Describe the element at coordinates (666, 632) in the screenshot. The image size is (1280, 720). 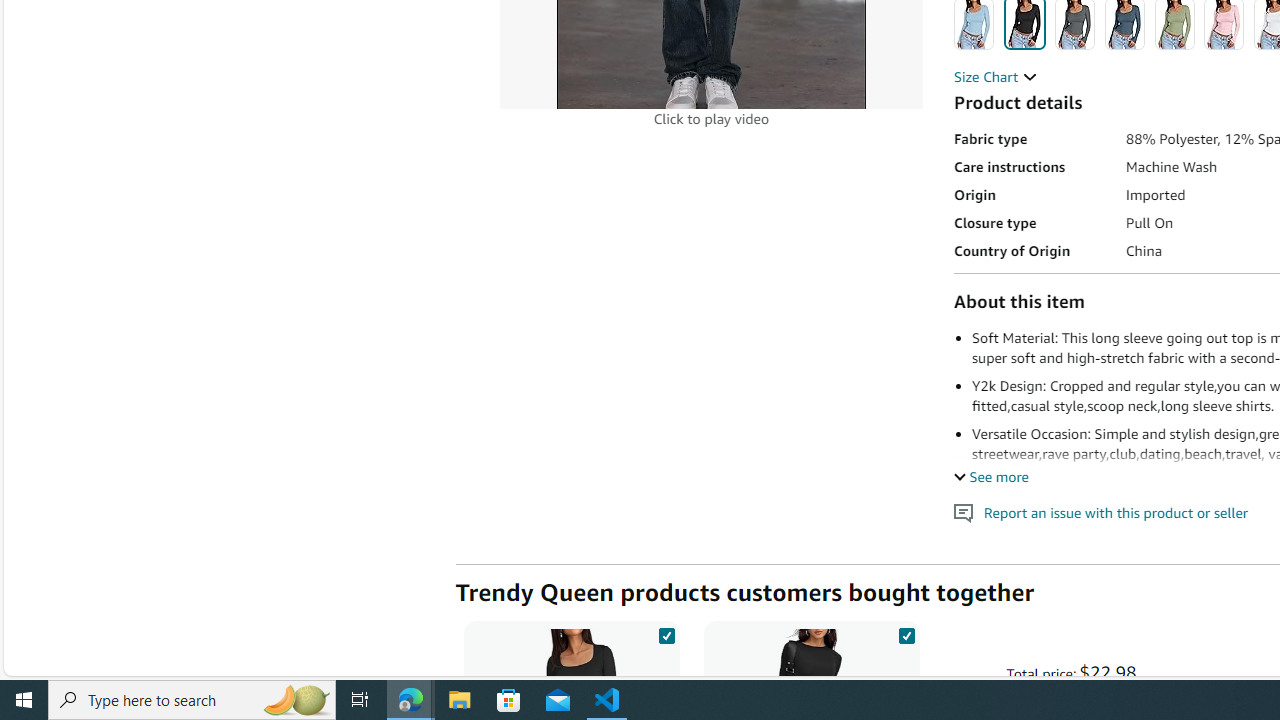
I see `'AutomationID: thematicBundleCheck-1'` at that location.